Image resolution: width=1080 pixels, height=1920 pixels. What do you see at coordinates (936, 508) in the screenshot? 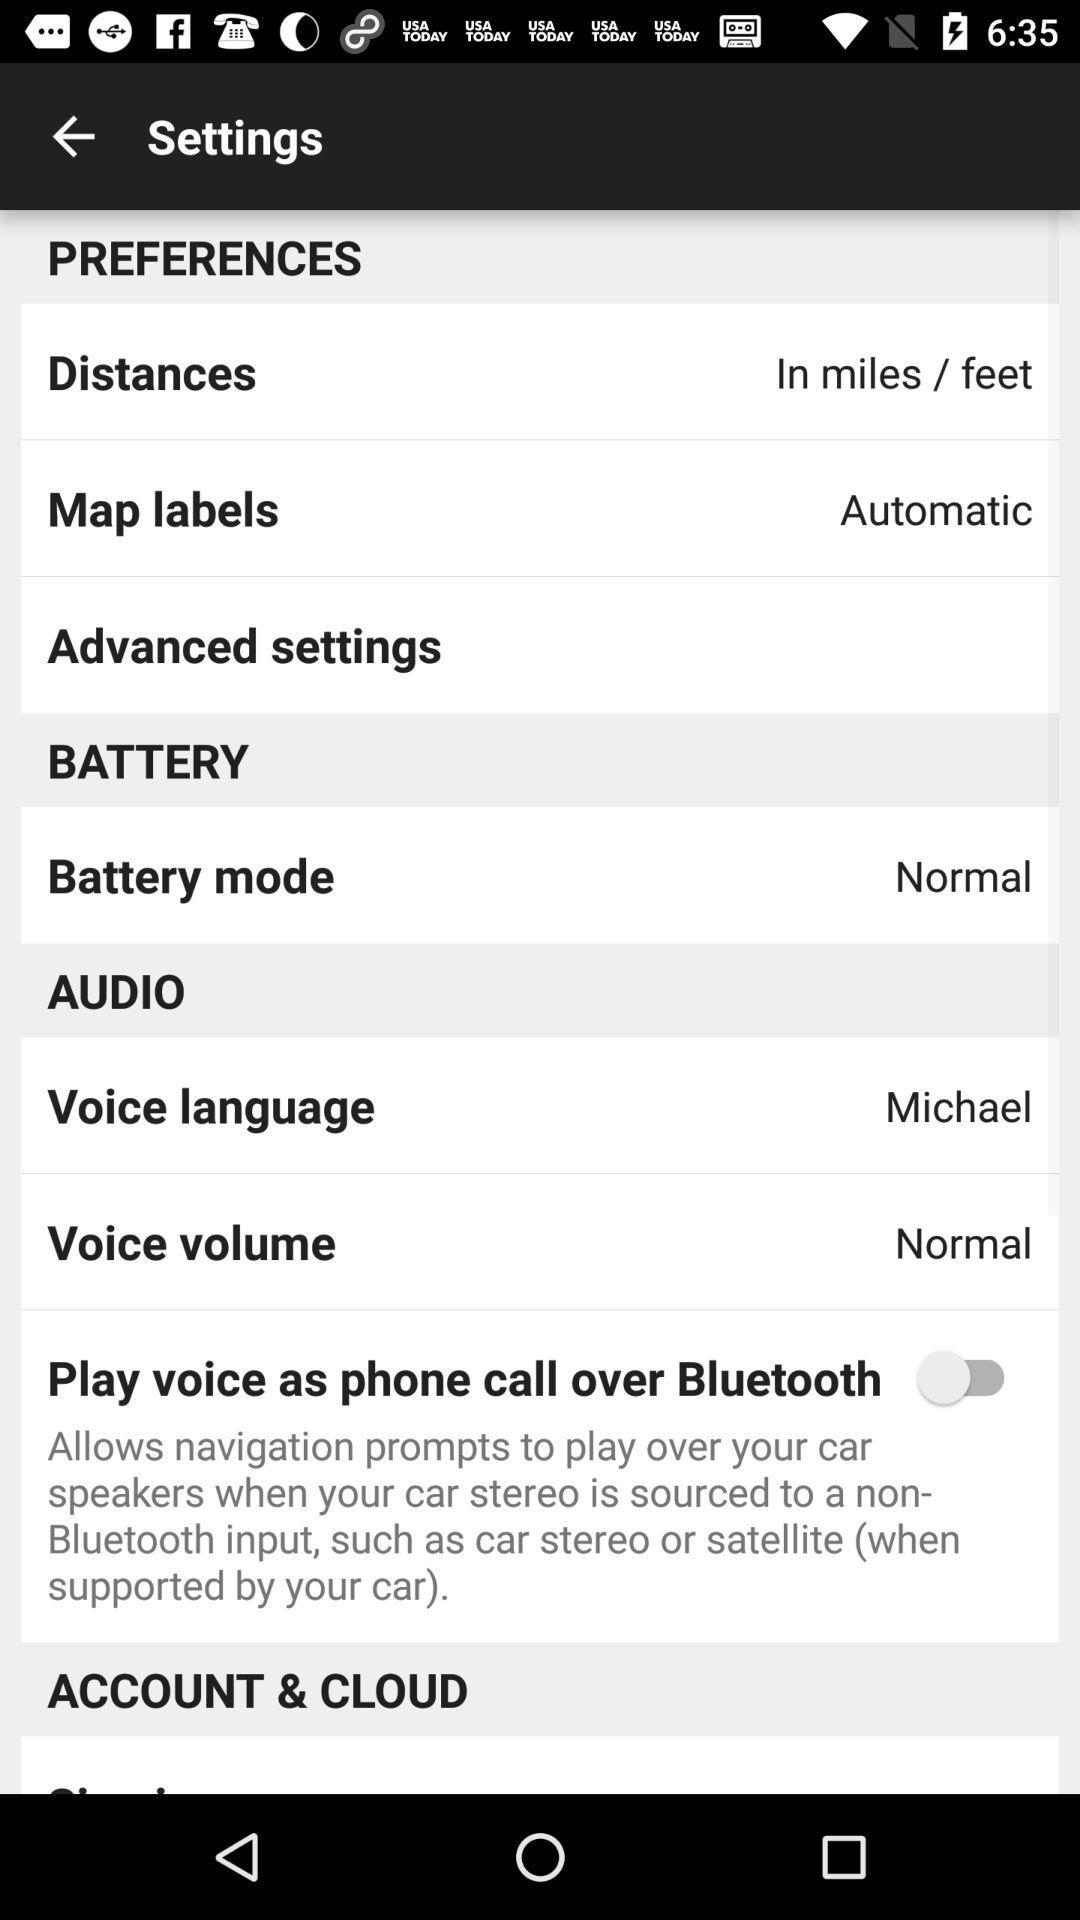
I see `the automatic item` at bounding box center [936, 508].